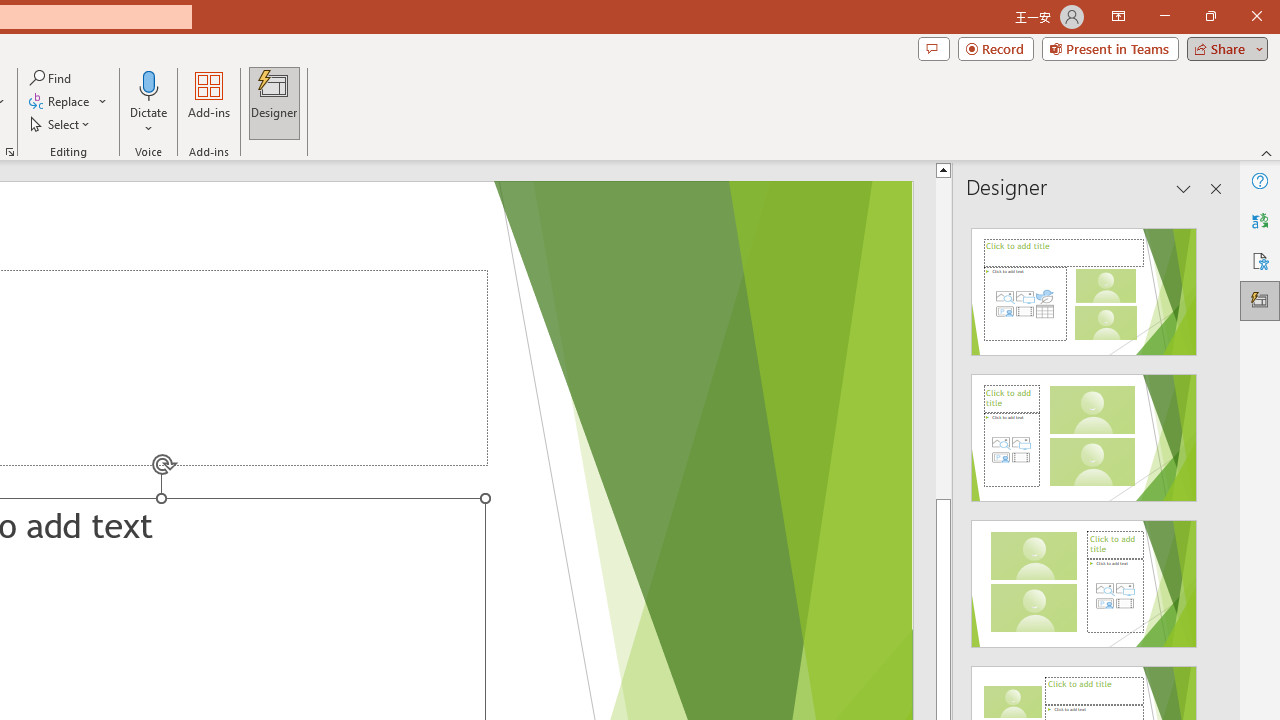 Image resolution: width=1280 pixels, height=720 pixels. What do you see at coordinates (51, 77) in the screenshot?
I see `'Find...'` at bounding box center [51, 77].